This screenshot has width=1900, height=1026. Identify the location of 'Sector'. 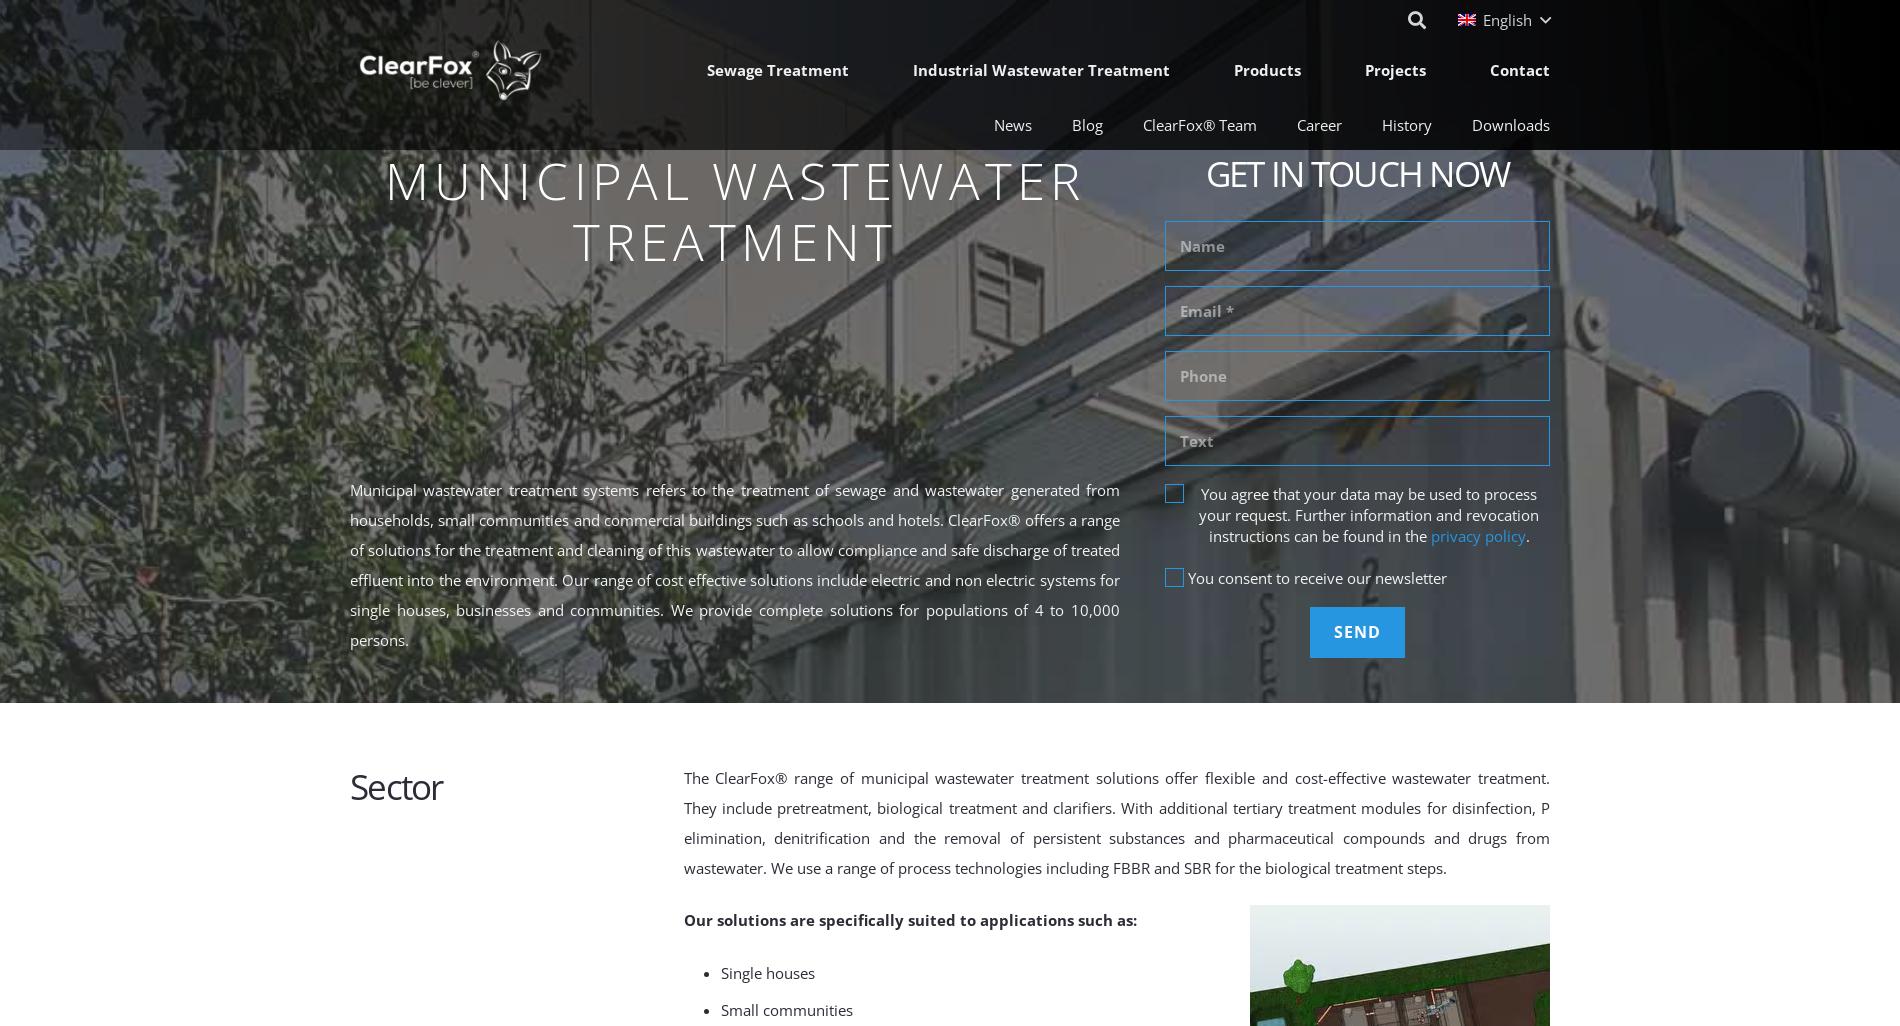
(348, 784).